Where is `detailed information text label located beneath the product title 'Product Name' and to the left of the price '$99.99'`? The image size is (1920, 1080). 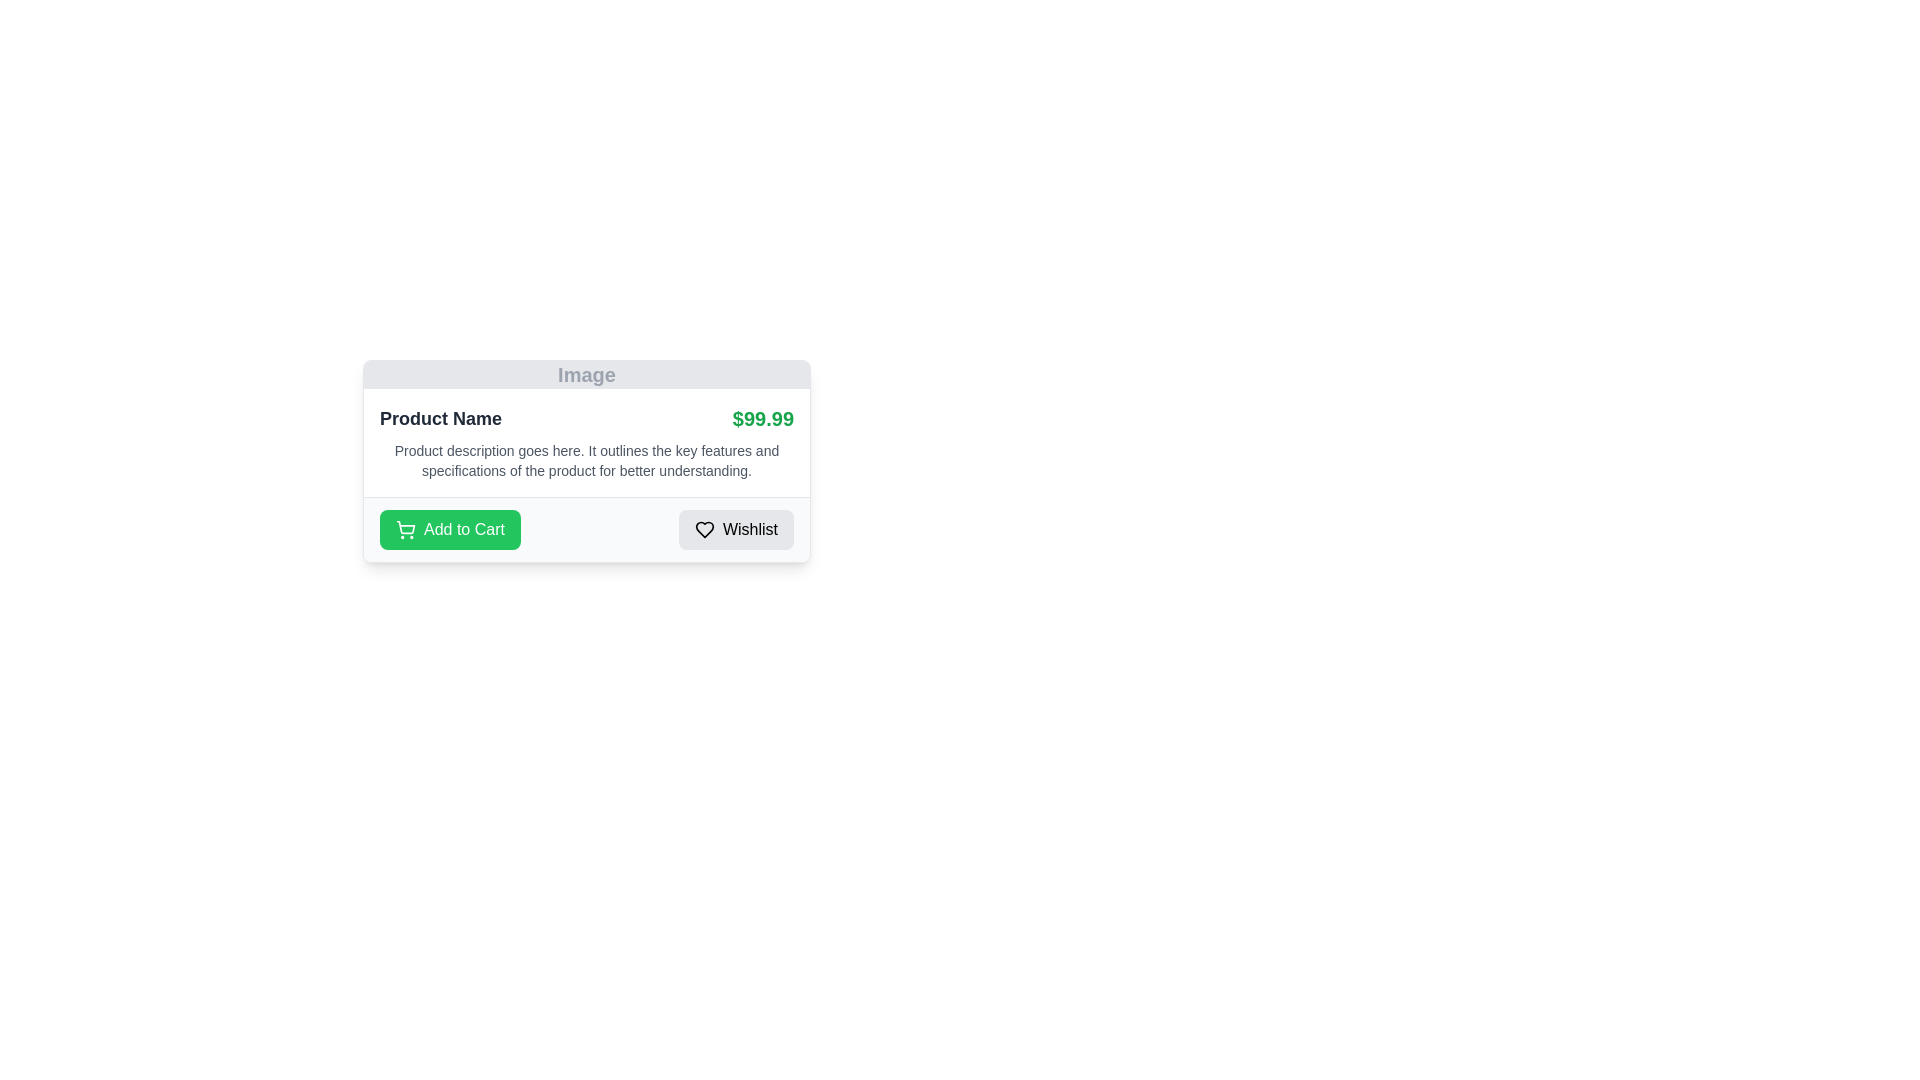
detailed information text label located beneath the product title 'Product Name' and to the left of the price '$99.99' is located at coordinates (585, 461).